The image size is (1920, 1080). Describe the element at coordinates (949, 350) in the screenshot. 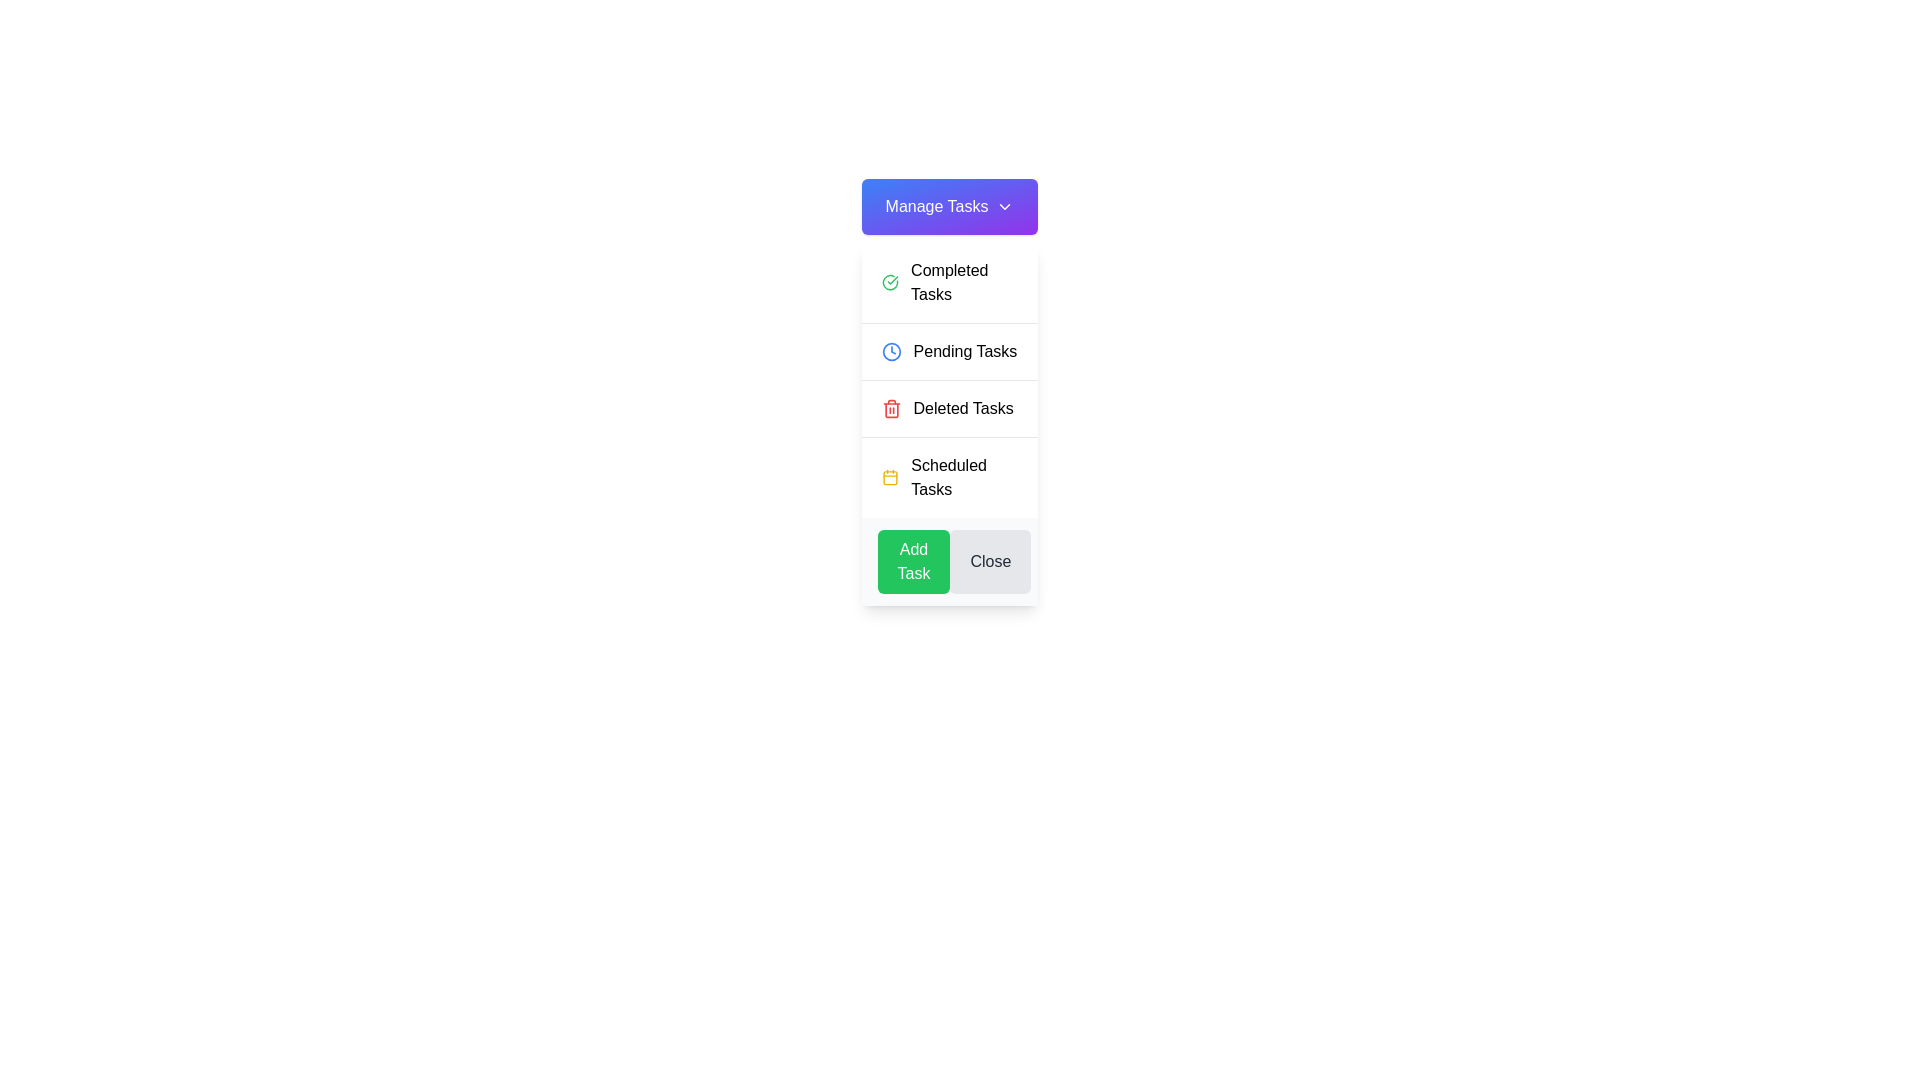

I see `the menu item button for pending tasks located beneath 'Manage Tasks'` at that location.